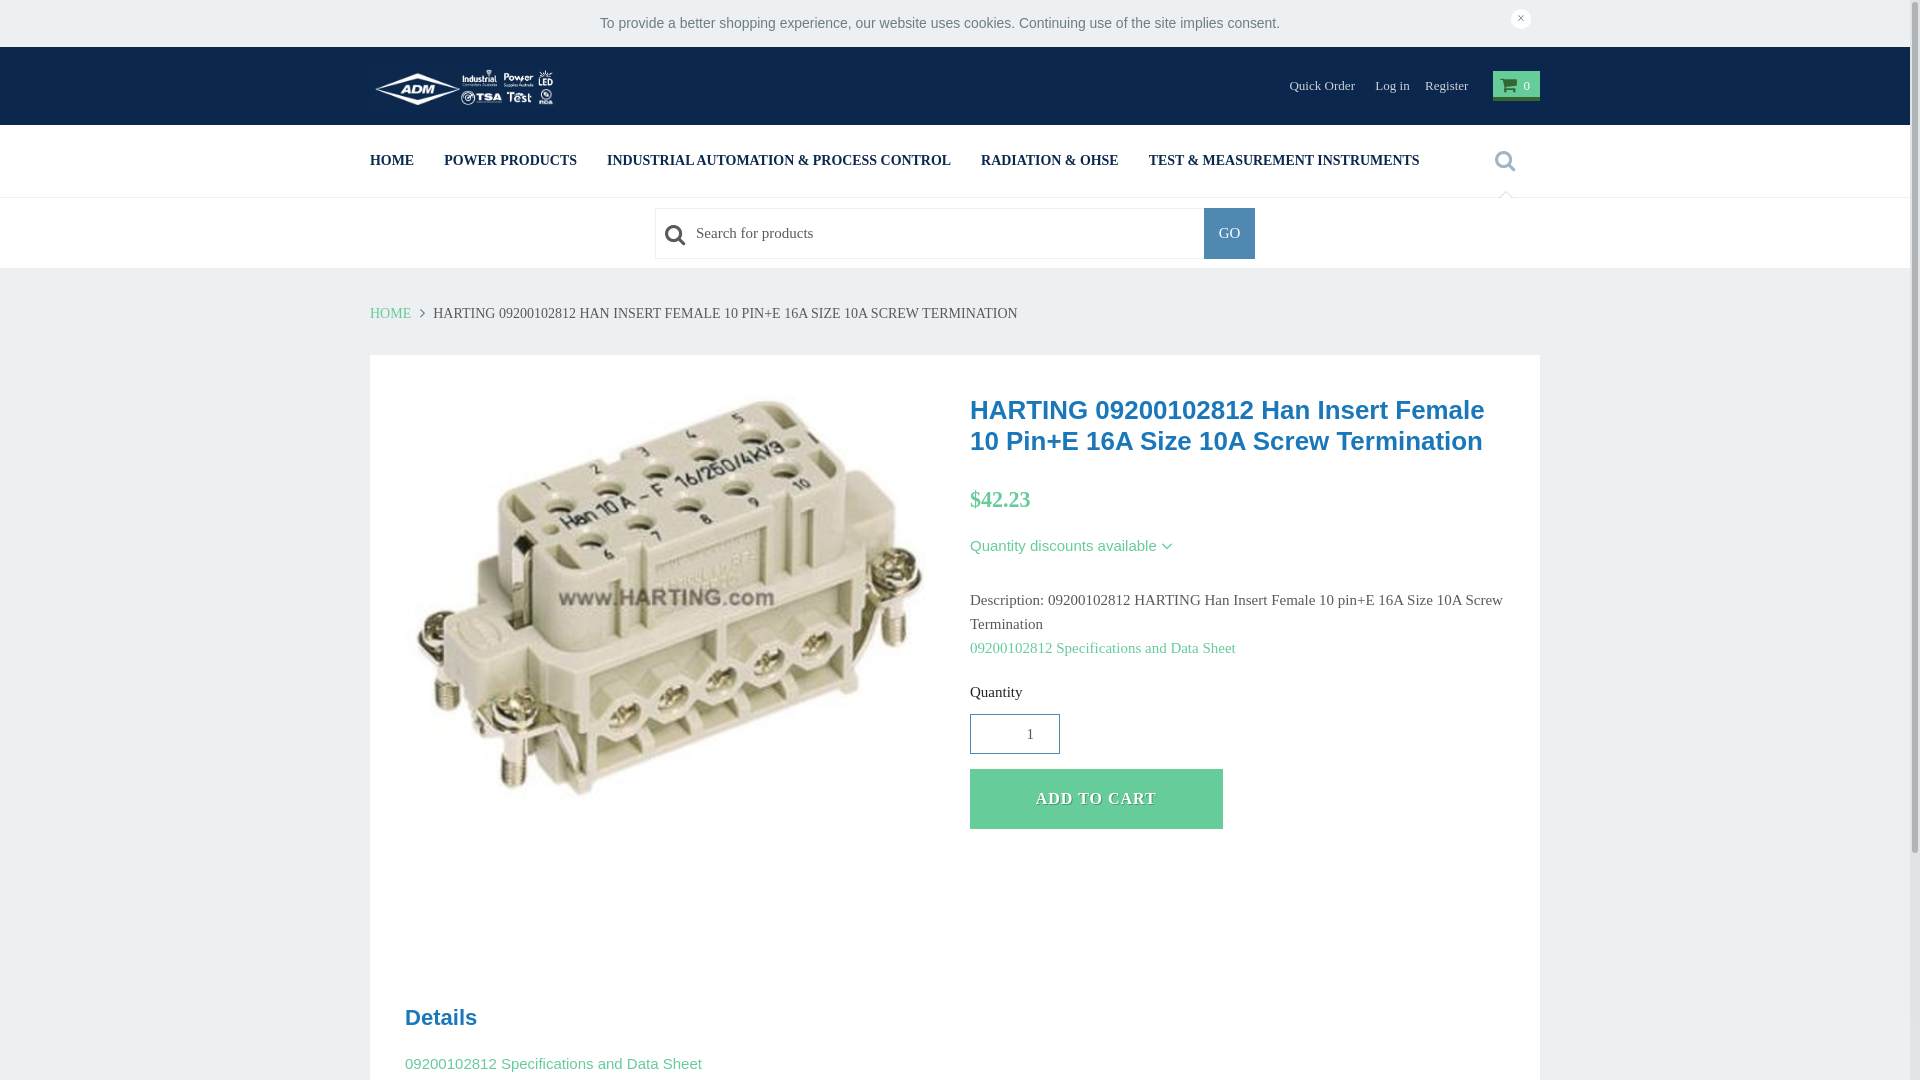 This screenshot has height=1080, width=1920. I want to click on '0', so click(1516, 84).